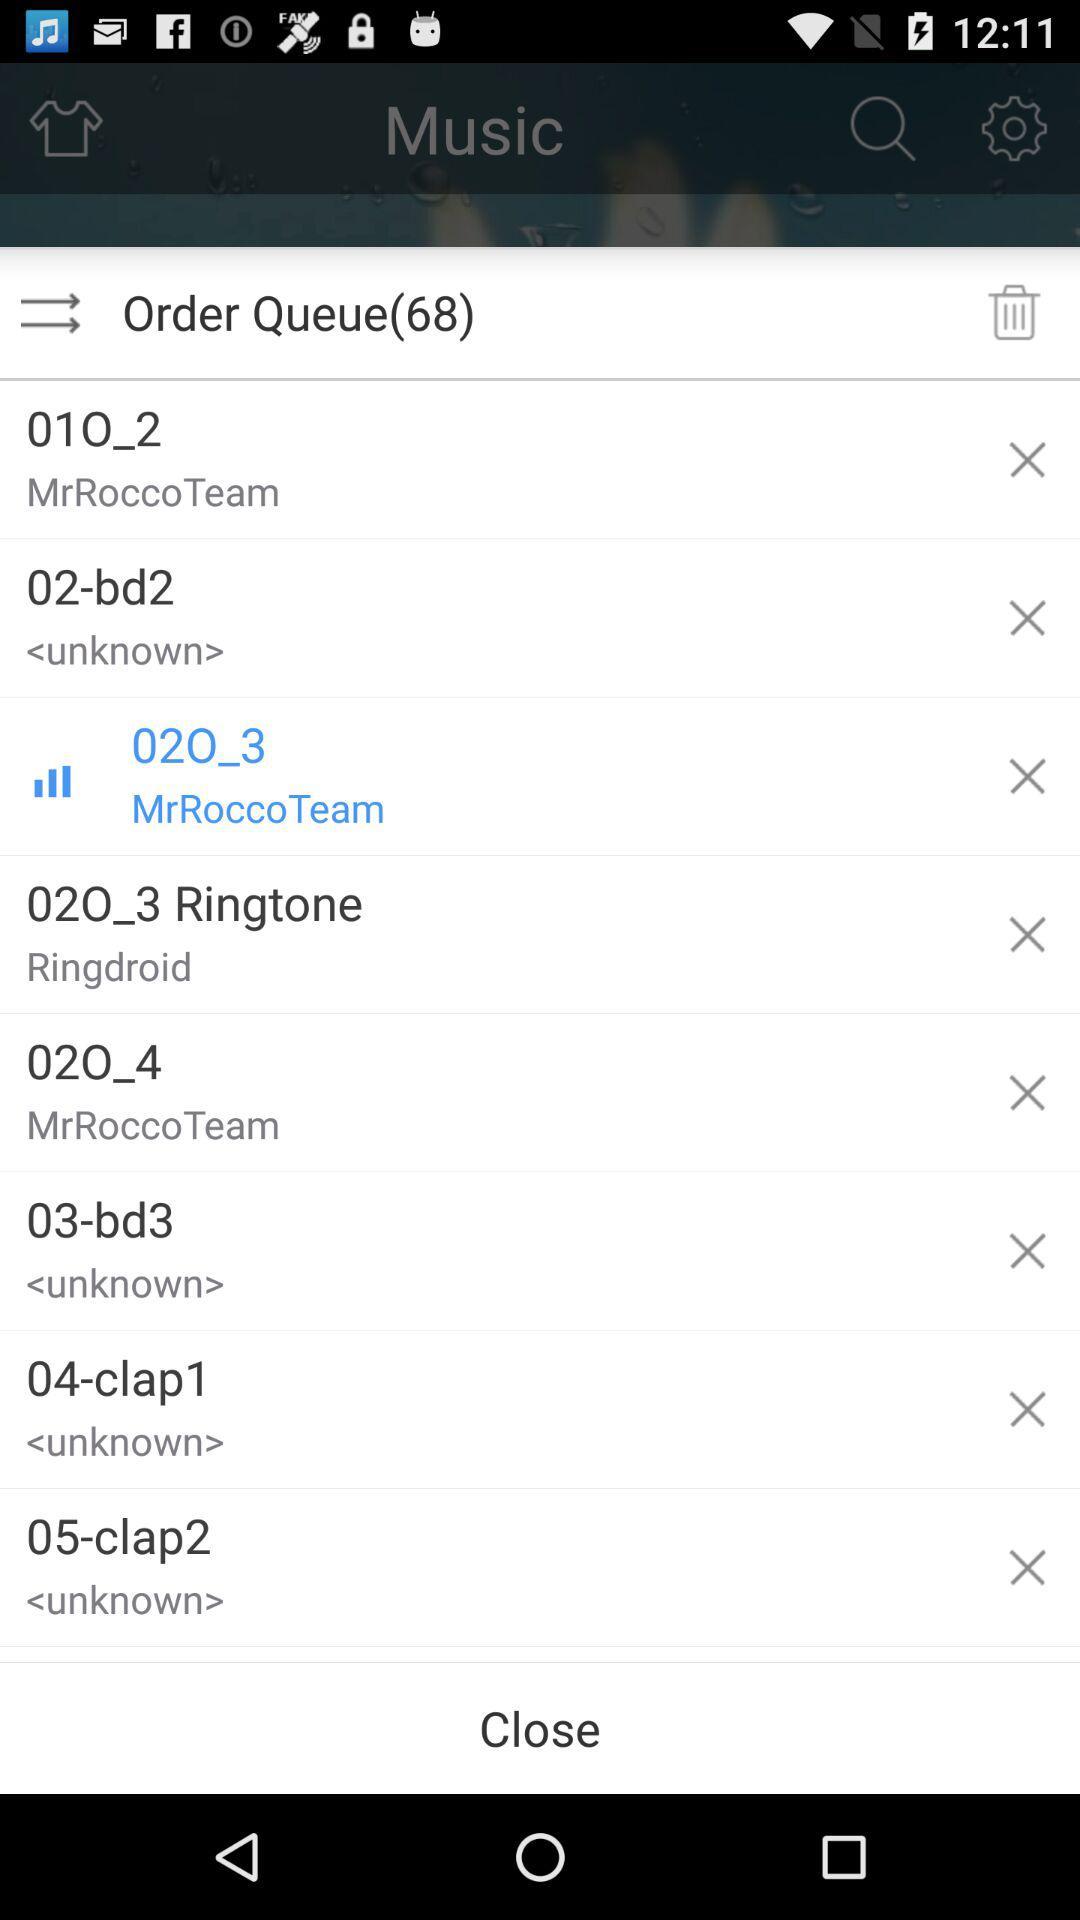  I want to click on icon above the <unknown> item, so click(487, 1368).